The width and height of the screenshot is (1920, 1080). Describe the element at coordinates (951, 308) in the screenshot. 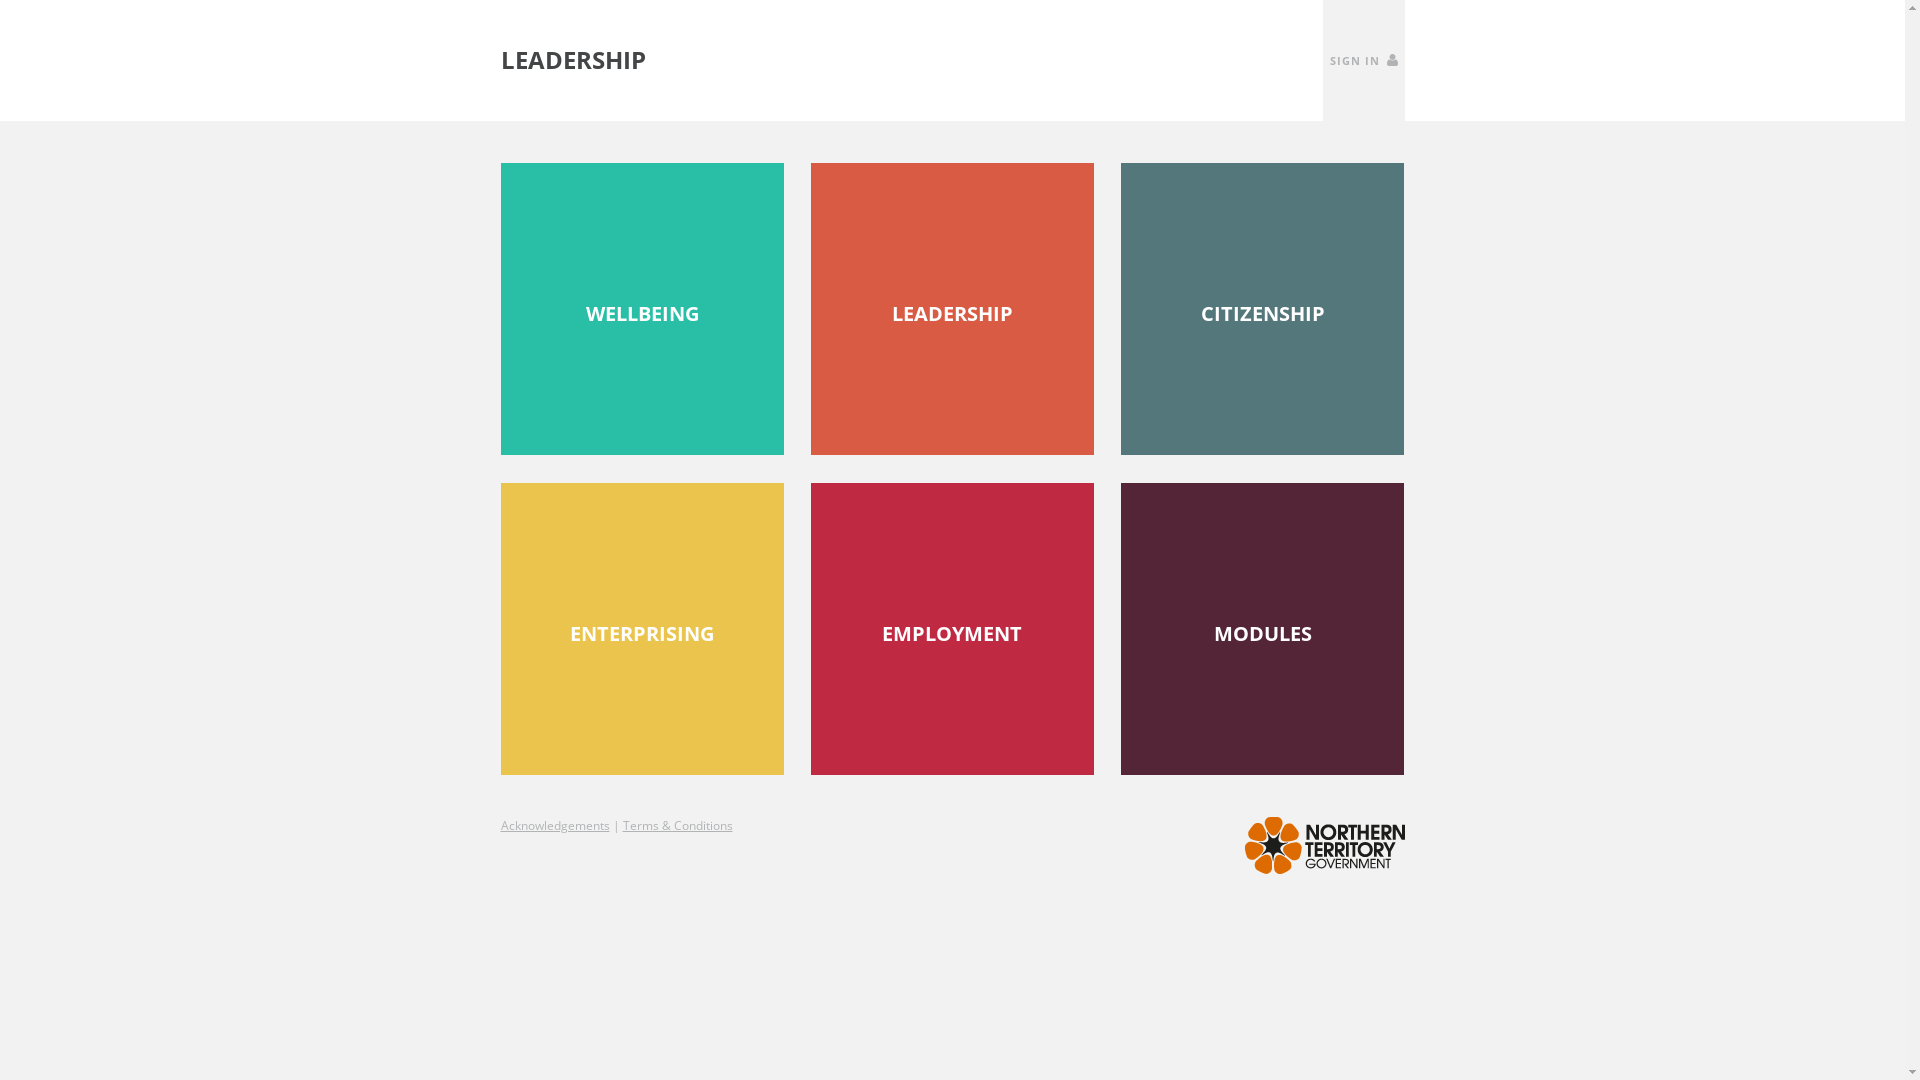

I see `'LEADERSHIP'` at that location.